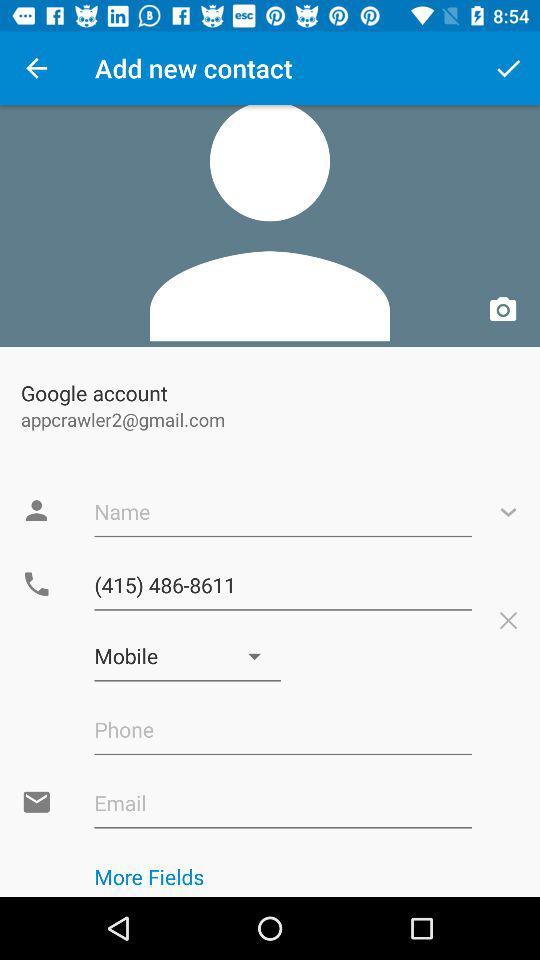 The height and width of the screenshot is (960, 540). I want to click on the camera icon which is on the right side of the page, so click(502, 310).